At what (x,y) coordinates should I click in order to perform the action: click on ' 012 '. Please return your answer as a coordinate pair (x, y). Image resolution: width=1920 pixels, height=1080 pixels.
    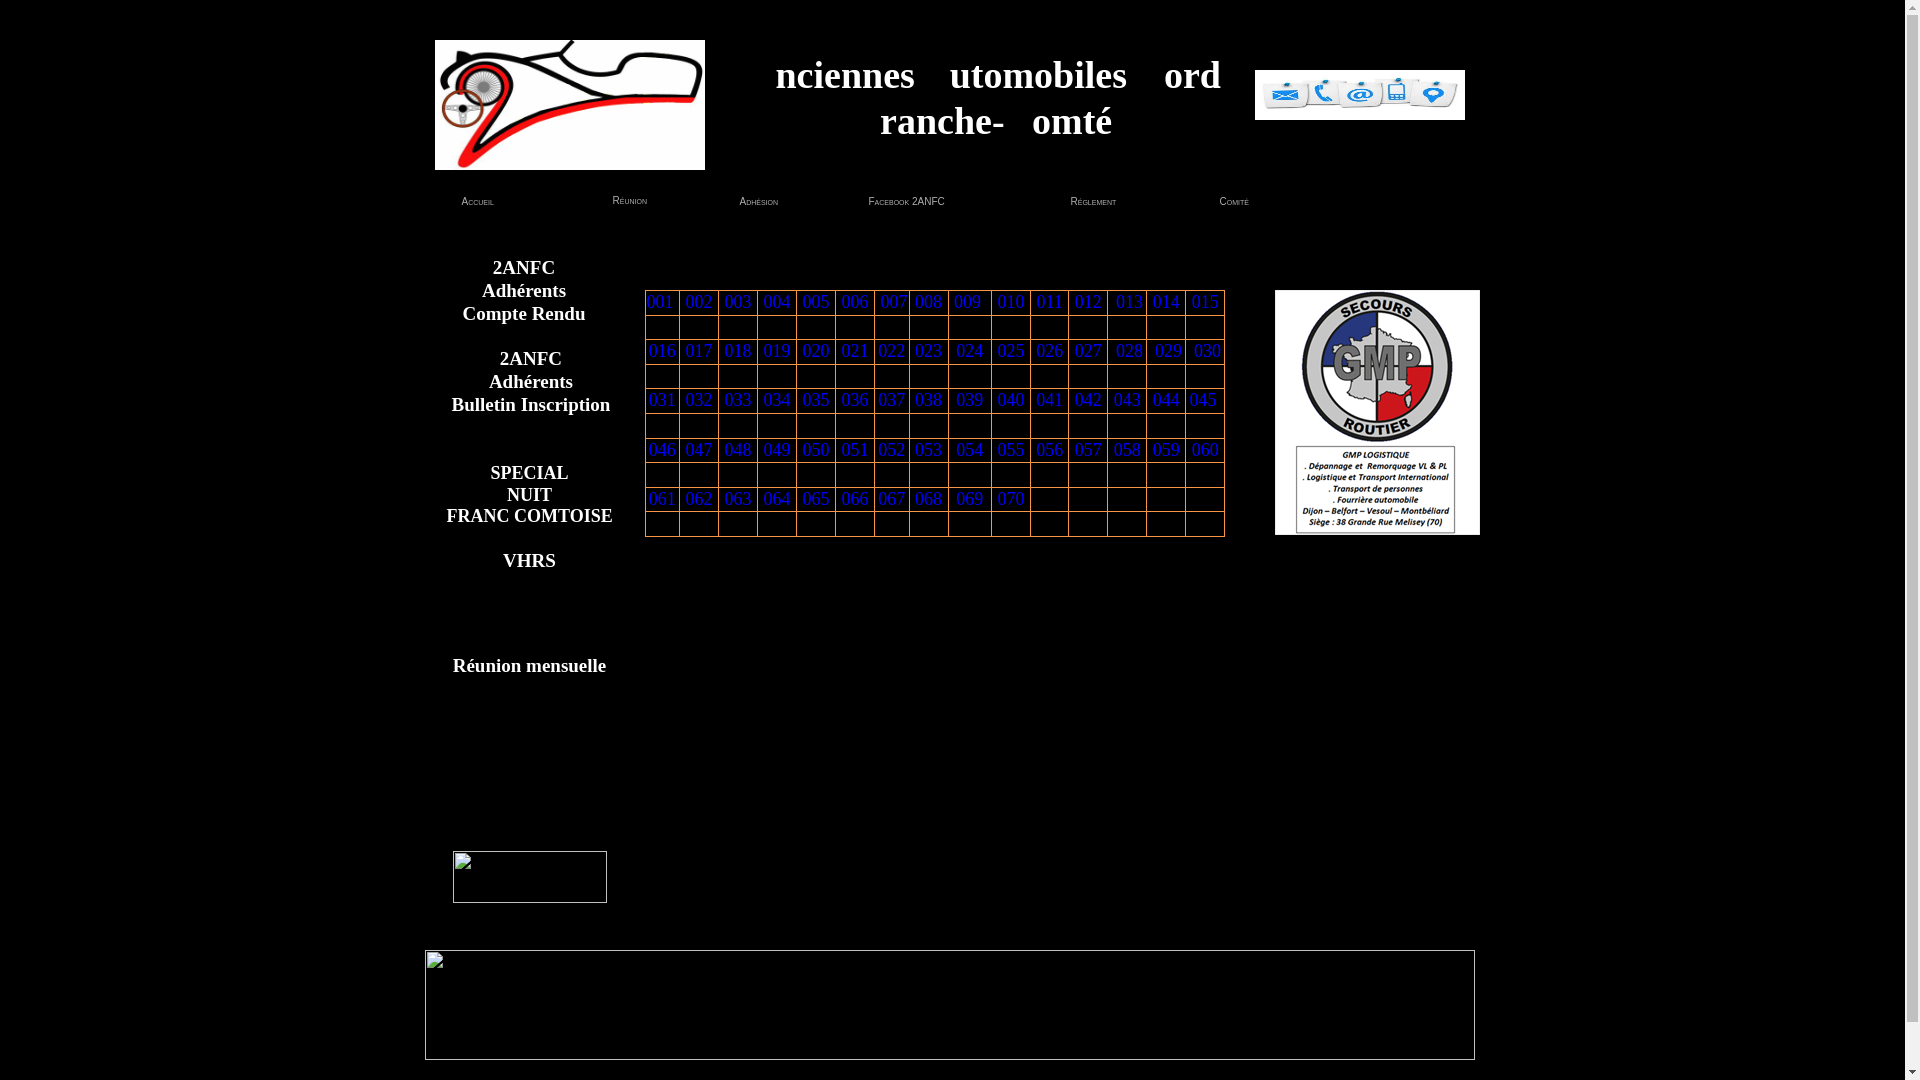
    Looking at the image, I should click on (1087, 301).